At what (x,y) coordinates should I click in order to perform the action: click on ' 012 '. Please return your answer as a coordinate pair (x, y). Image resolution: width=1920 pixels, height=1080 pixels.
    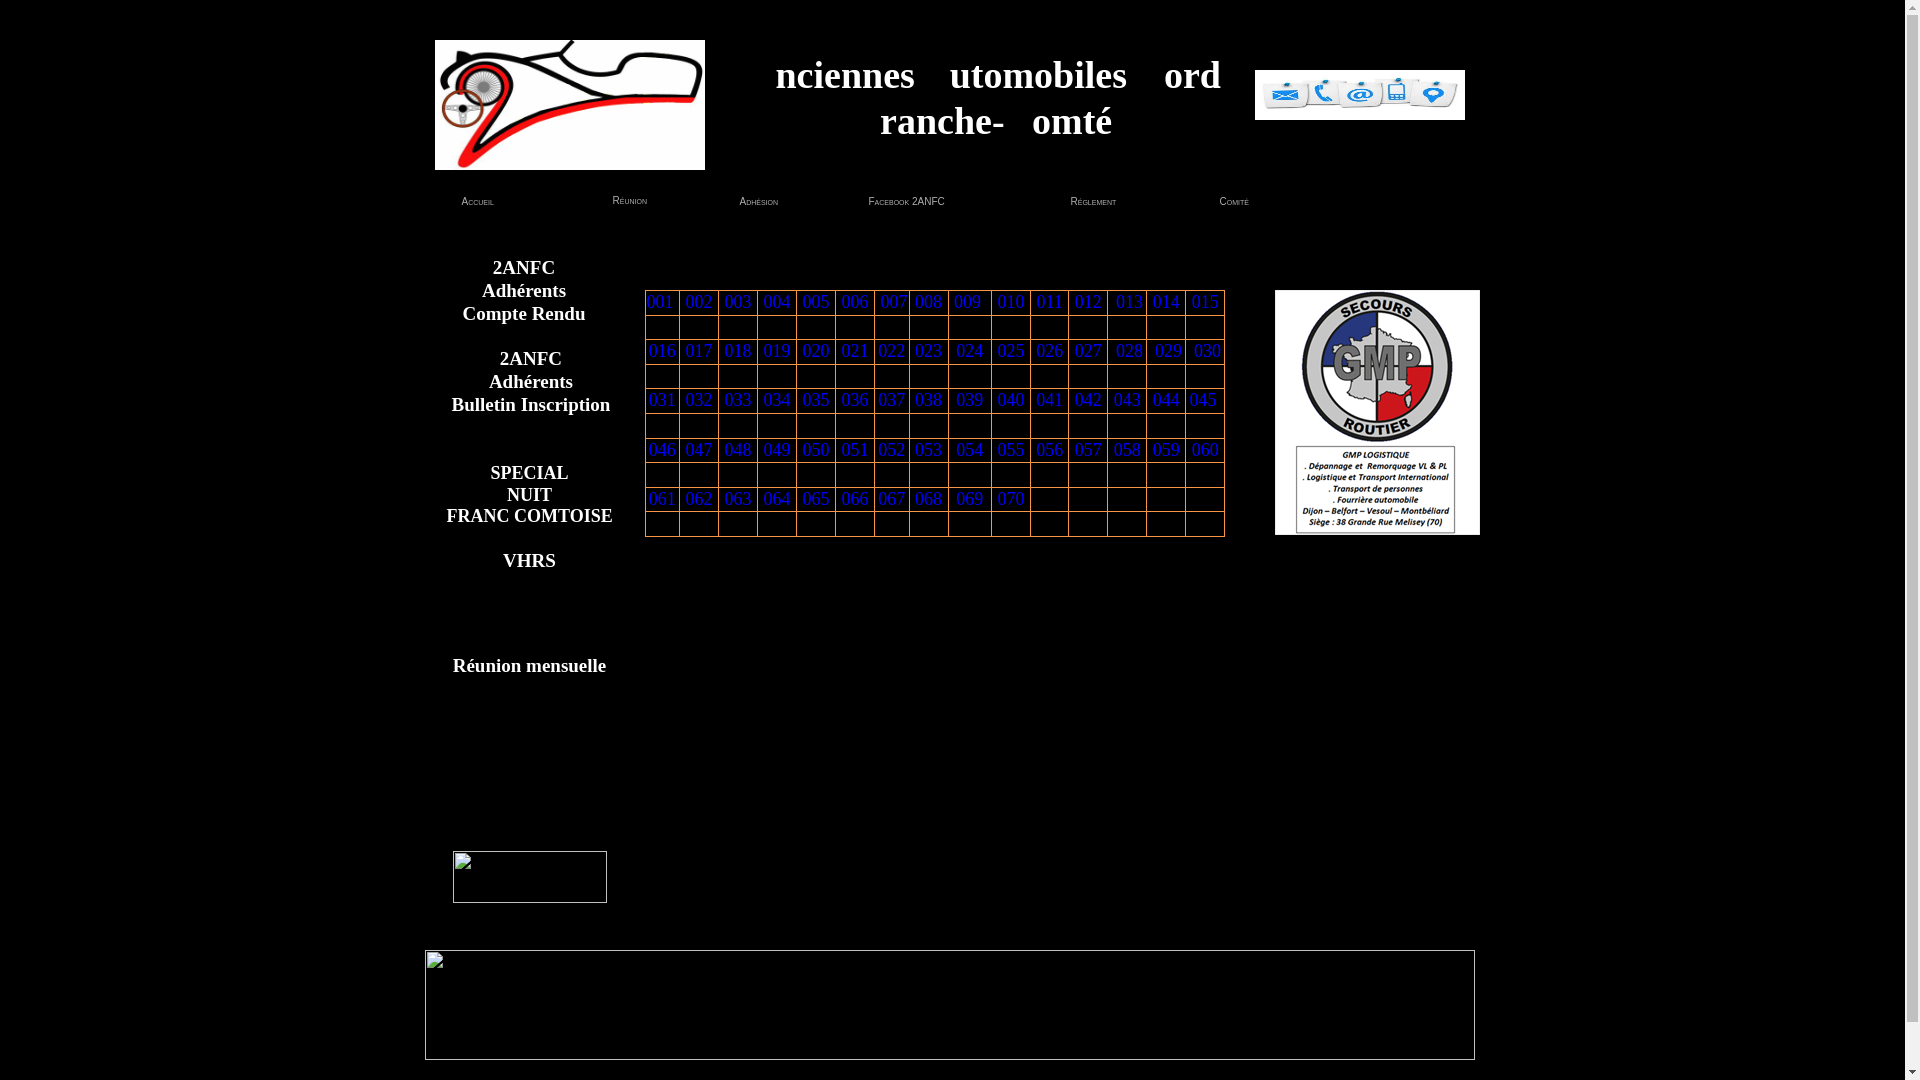
    Looking at the image, I should click on (1087, 301).